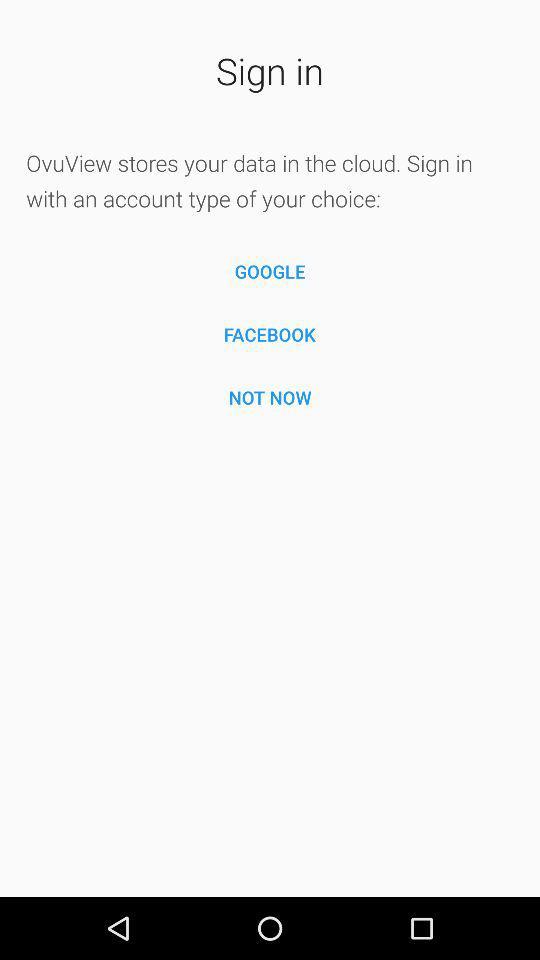  Describe the element at coordinates (269, 334) in the screenshot. I see `the facebook` at that location.